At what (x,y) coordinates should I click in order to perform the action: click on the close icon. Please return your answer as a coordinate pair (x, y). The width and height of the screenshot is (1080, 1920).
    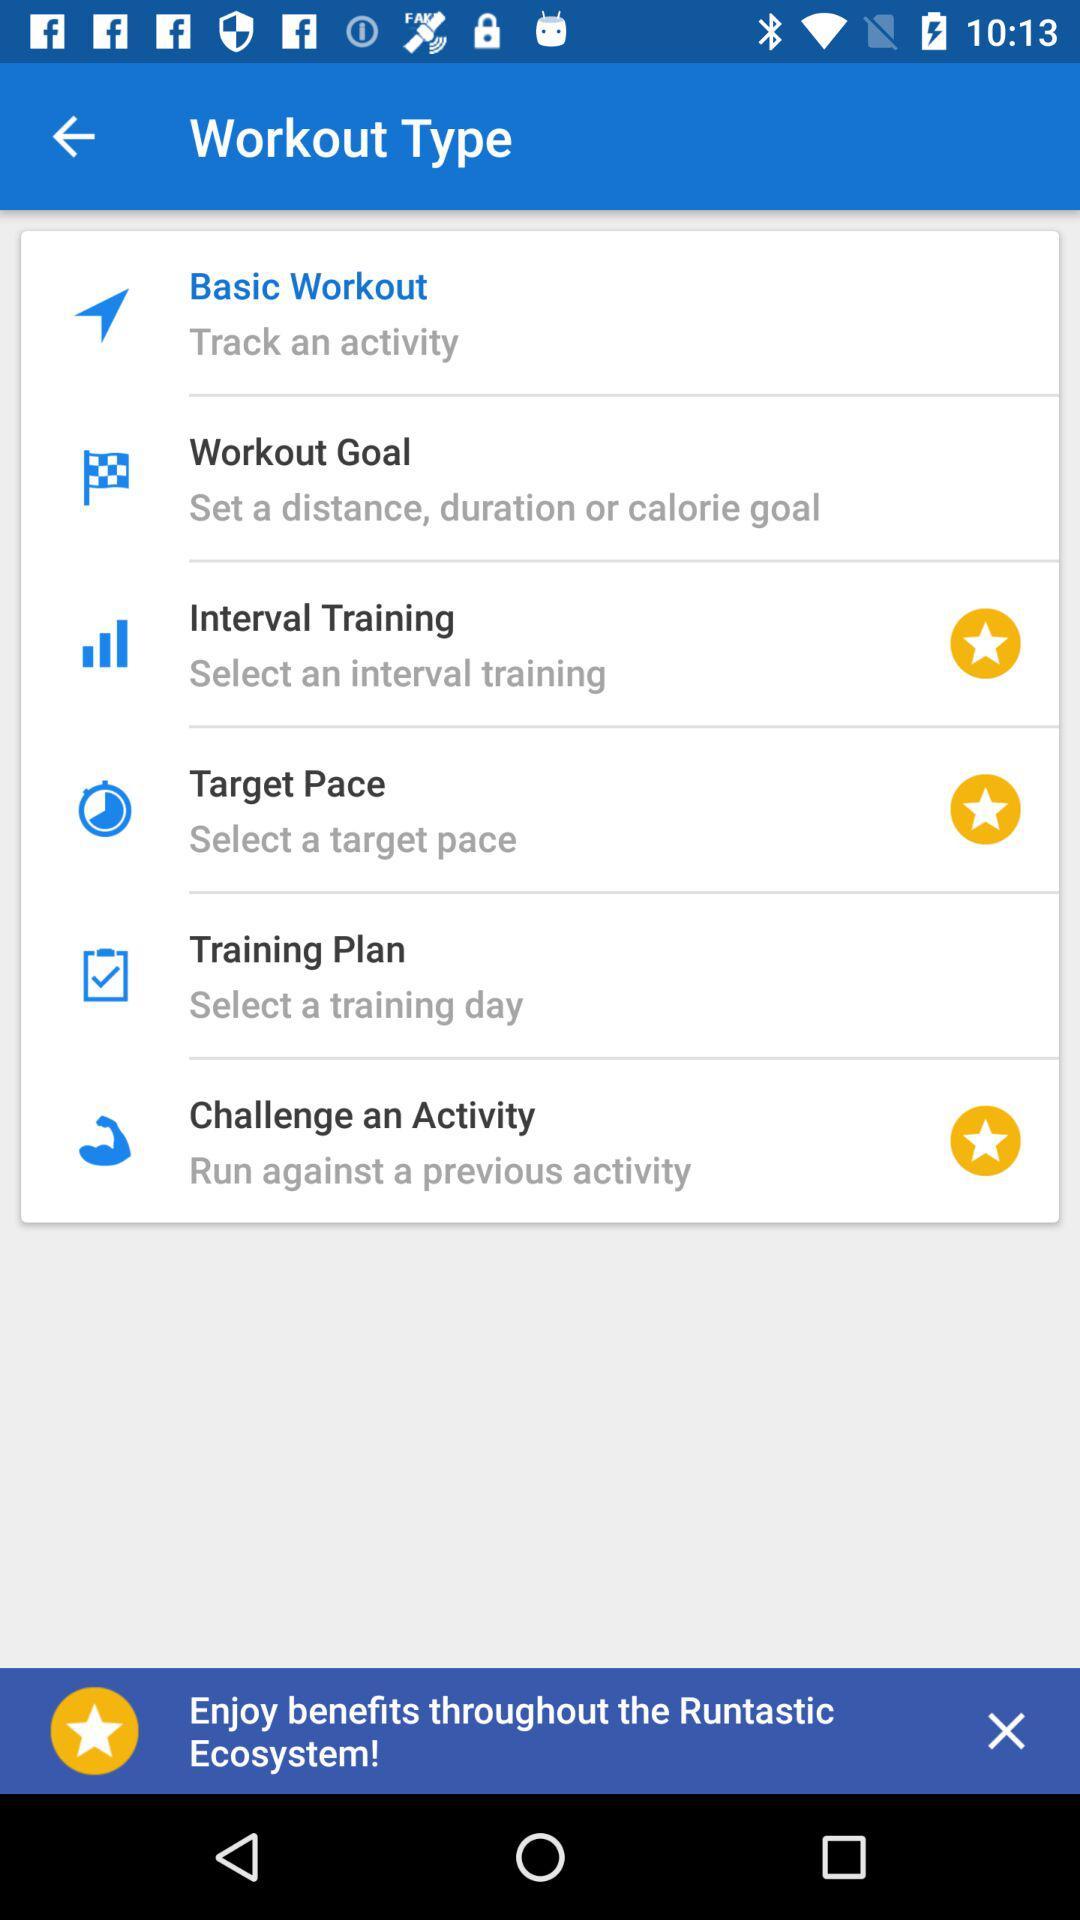
    Looking at the image, I should click on (1006, 1730).